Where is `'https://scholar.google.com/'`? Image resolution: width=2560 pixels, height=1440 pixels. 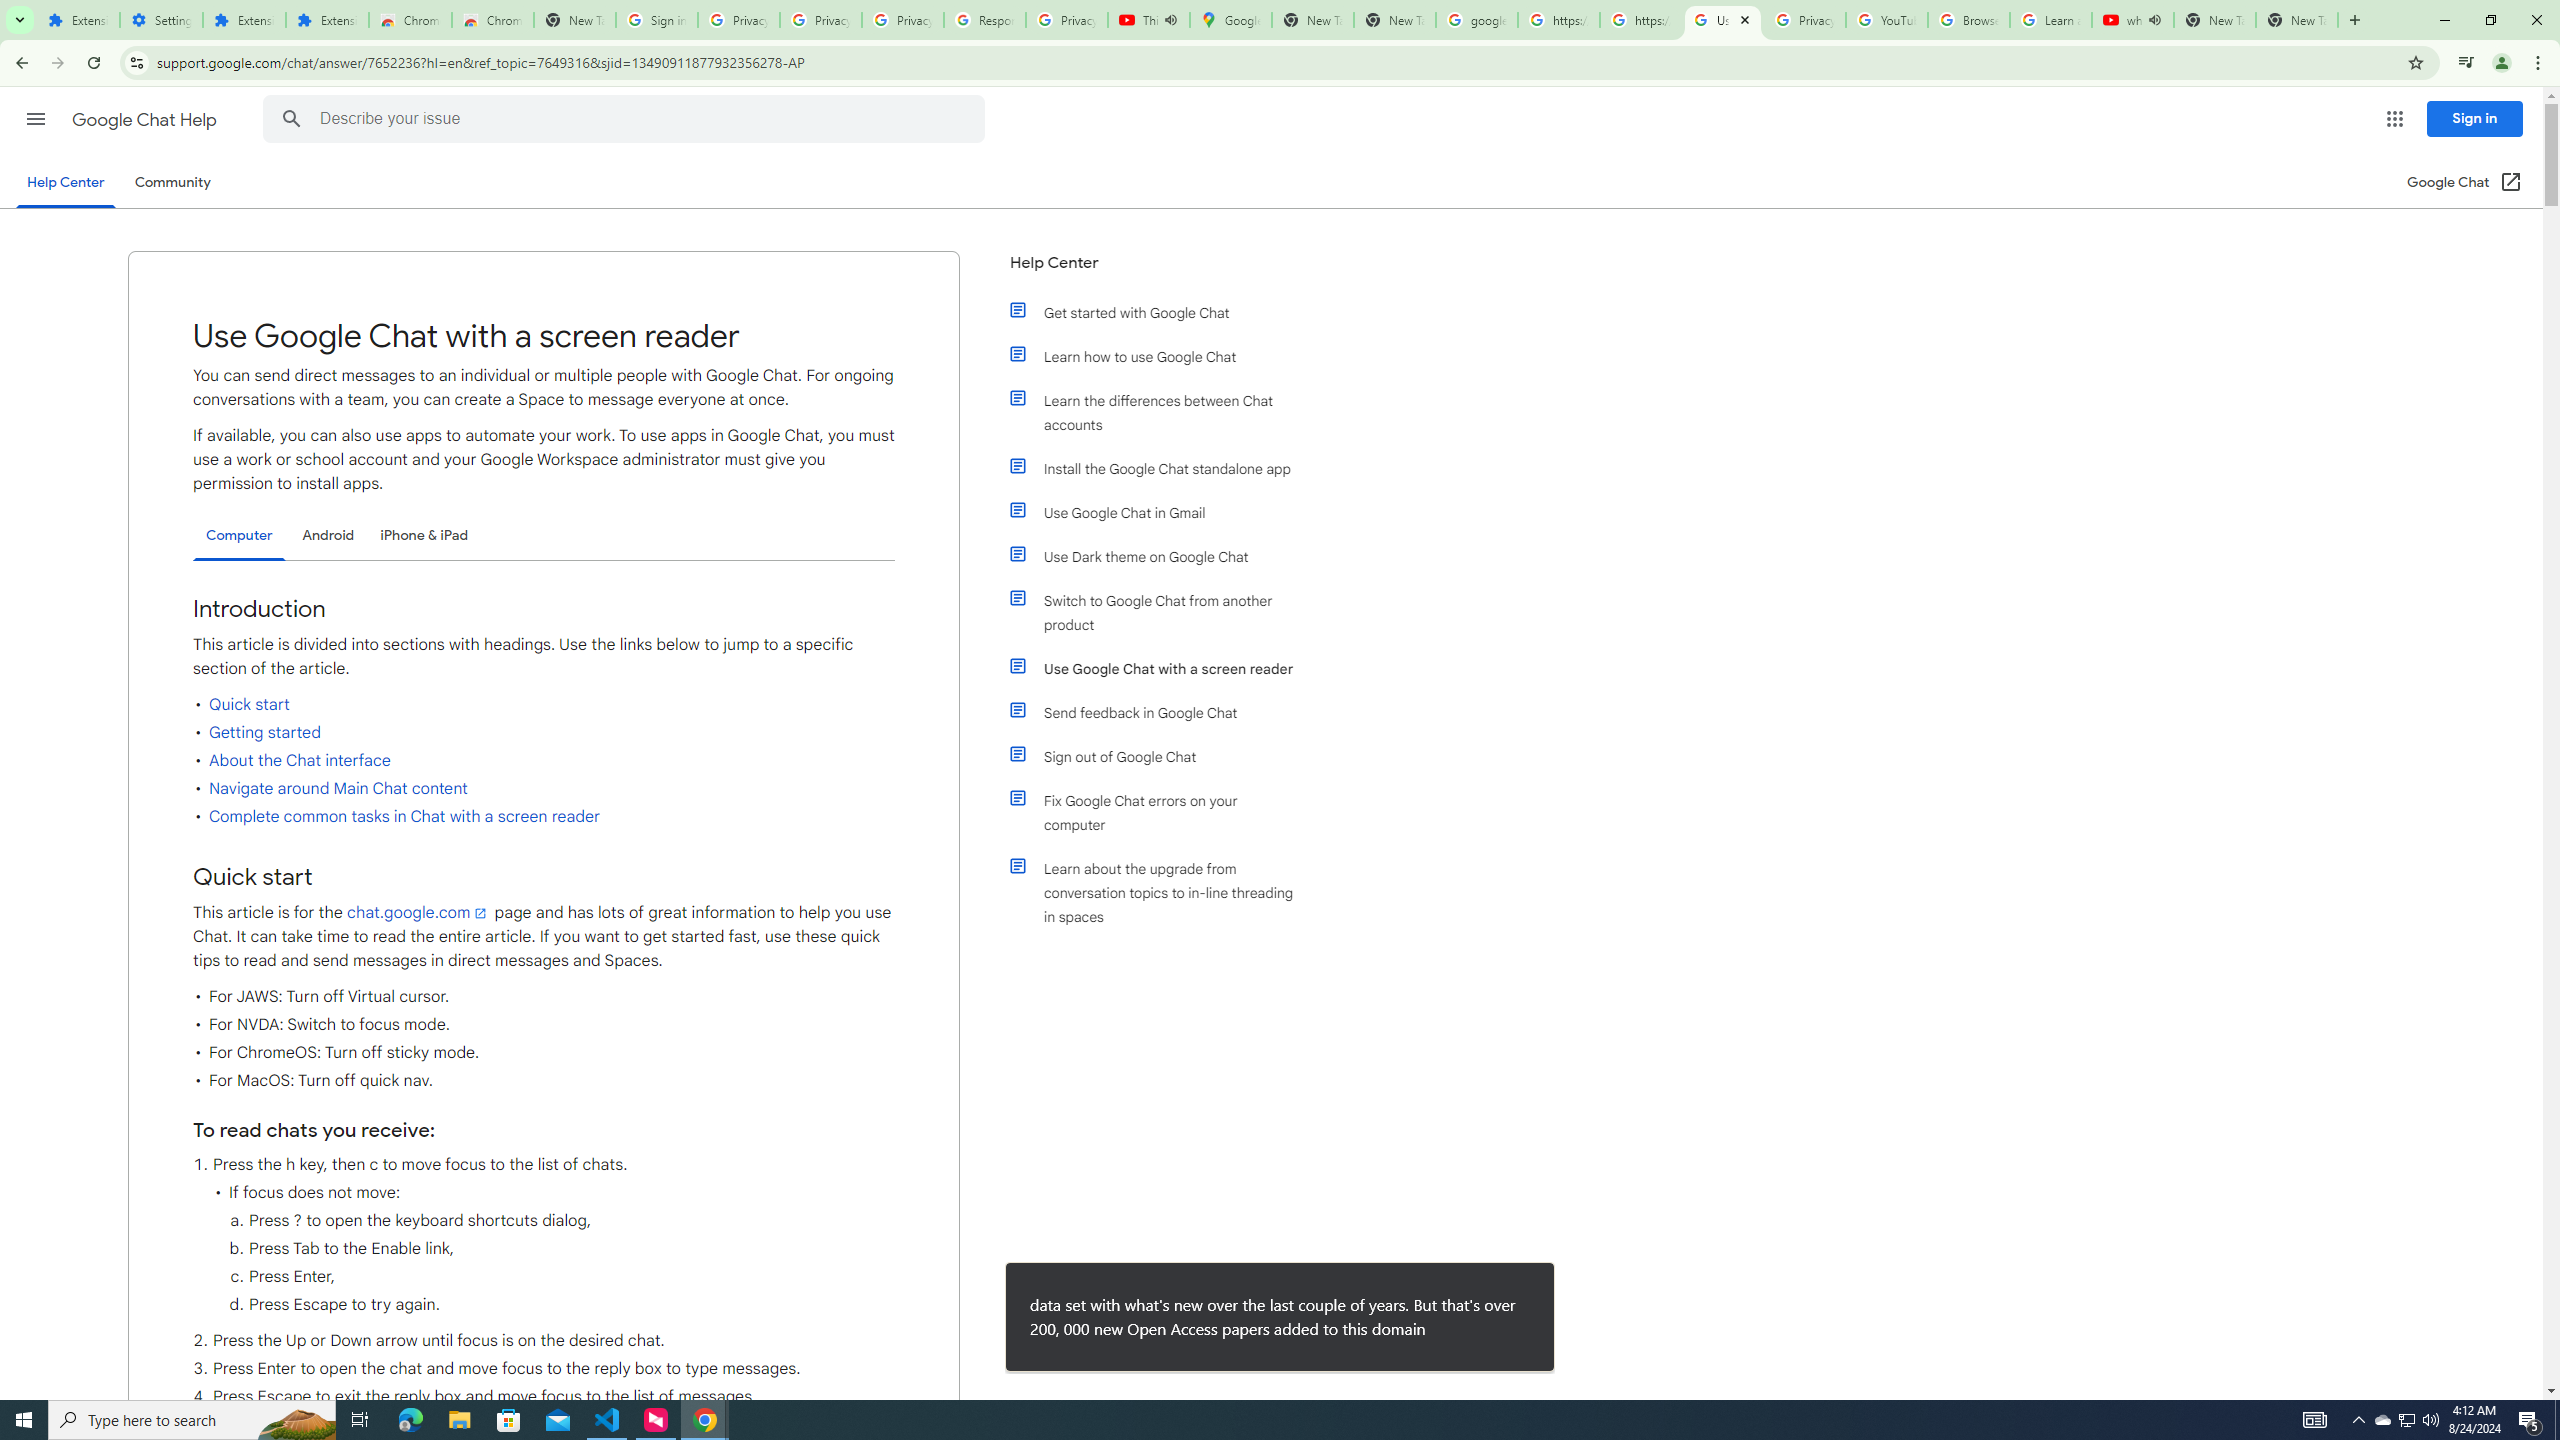 'https://scholar.google.com/' is located at coordinates (1639, 19).